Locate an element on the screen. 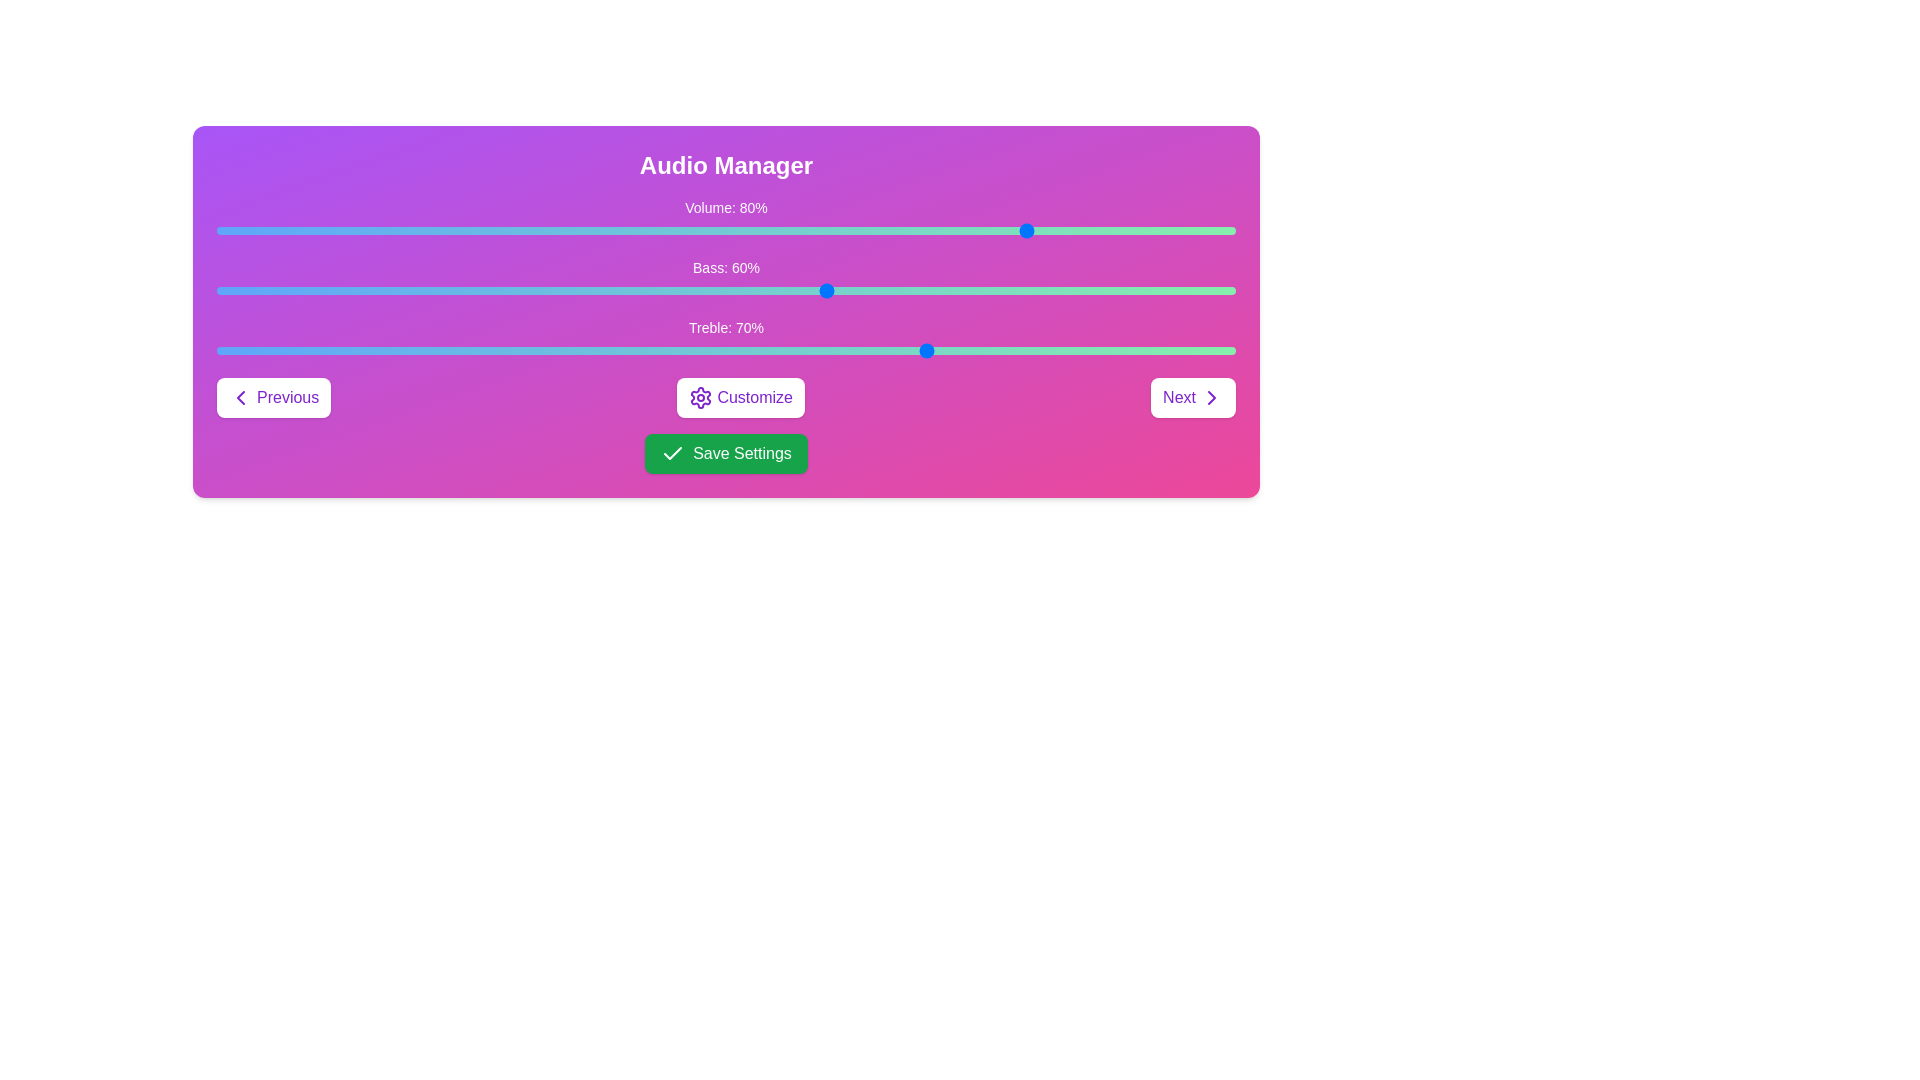 This screenshot has height=1080, width=1920. the slider value is located at coordinates (369, 230).